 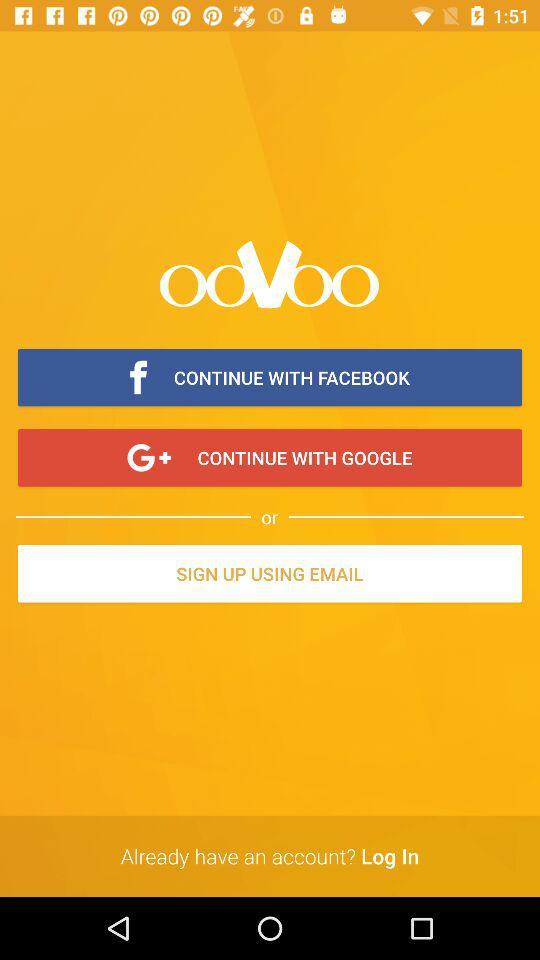 I want to click on the sign up using item, so click(x=270, y=575).